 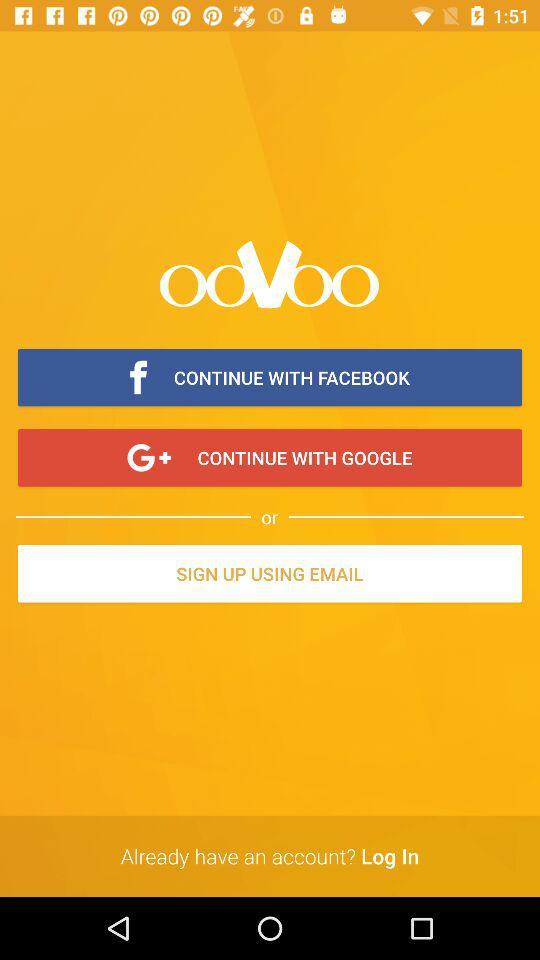 I want to click on the sign up using item, so click(x=270, y=575).